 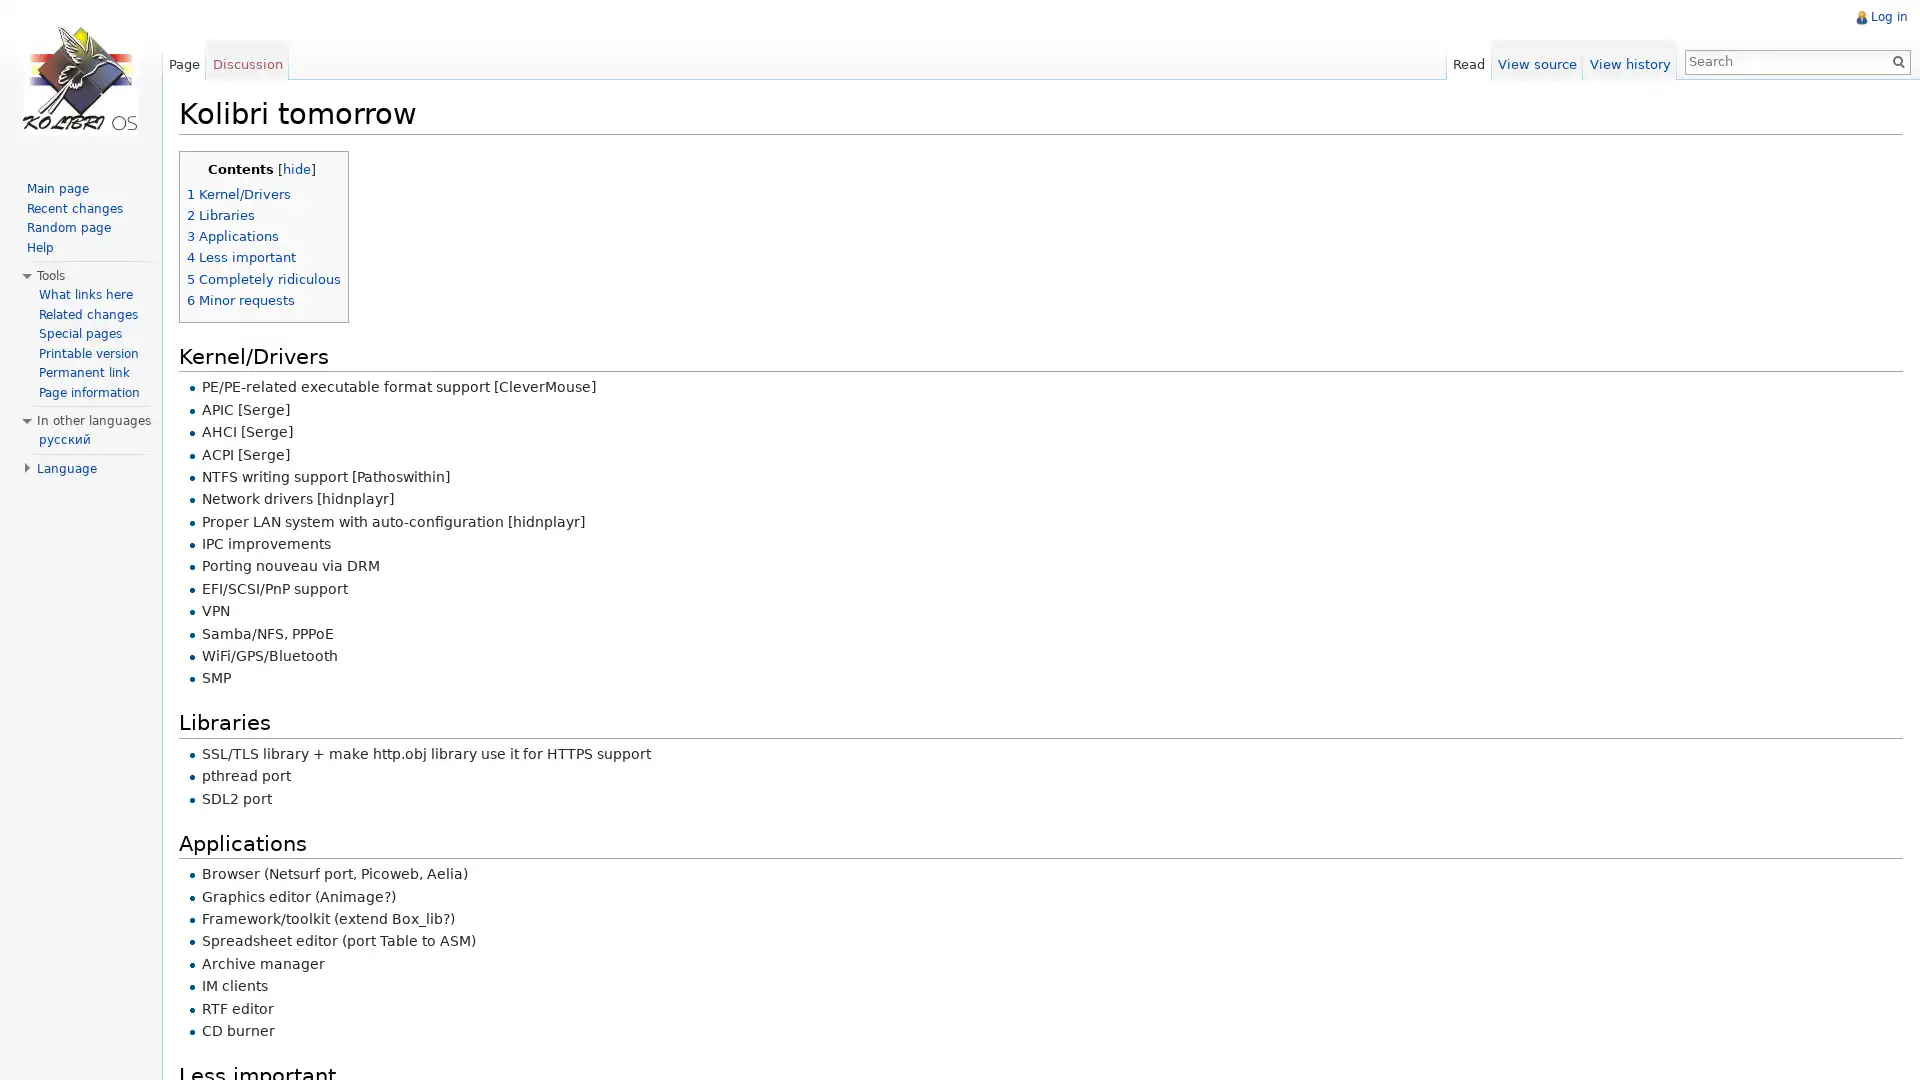 I want to click on In other languages, so click(x=93, y=419).